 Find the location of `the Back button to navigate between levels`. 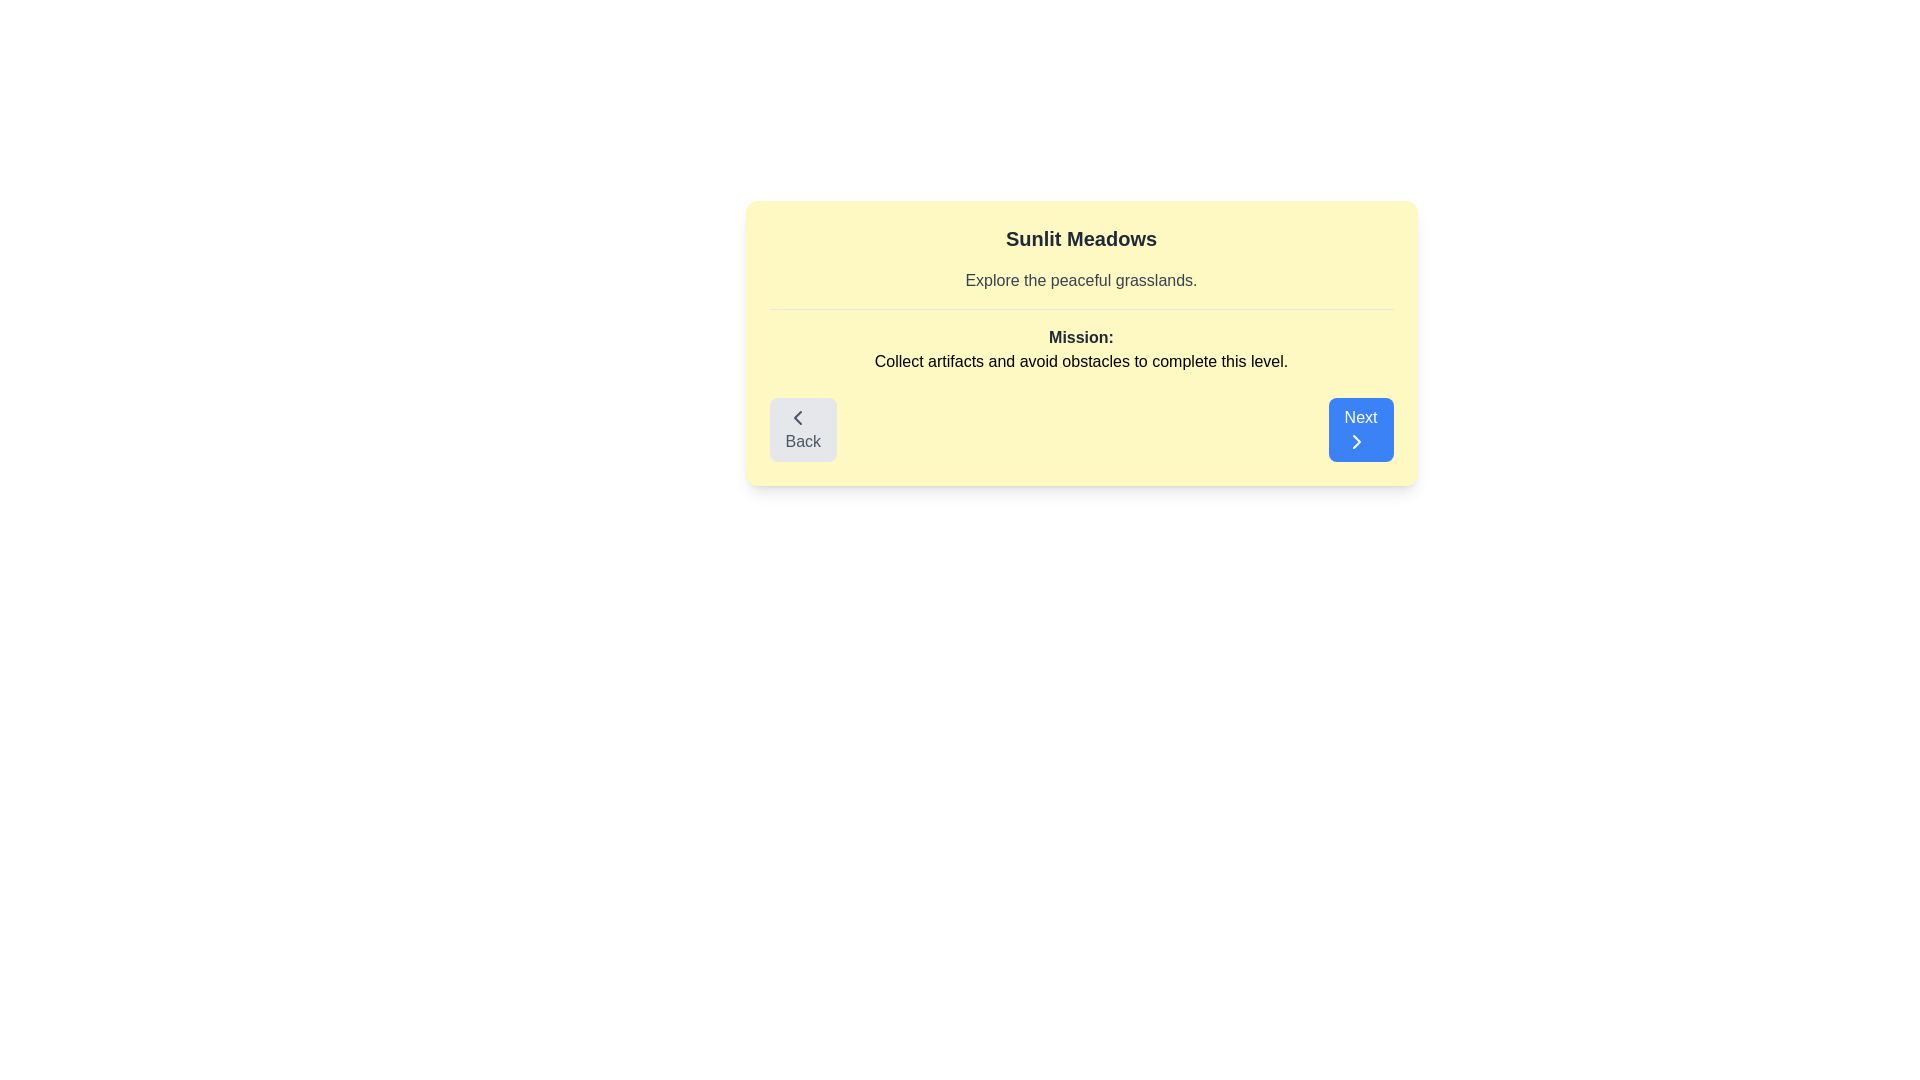

the Back button to navigate between levels is located at coordinates (803, 428).